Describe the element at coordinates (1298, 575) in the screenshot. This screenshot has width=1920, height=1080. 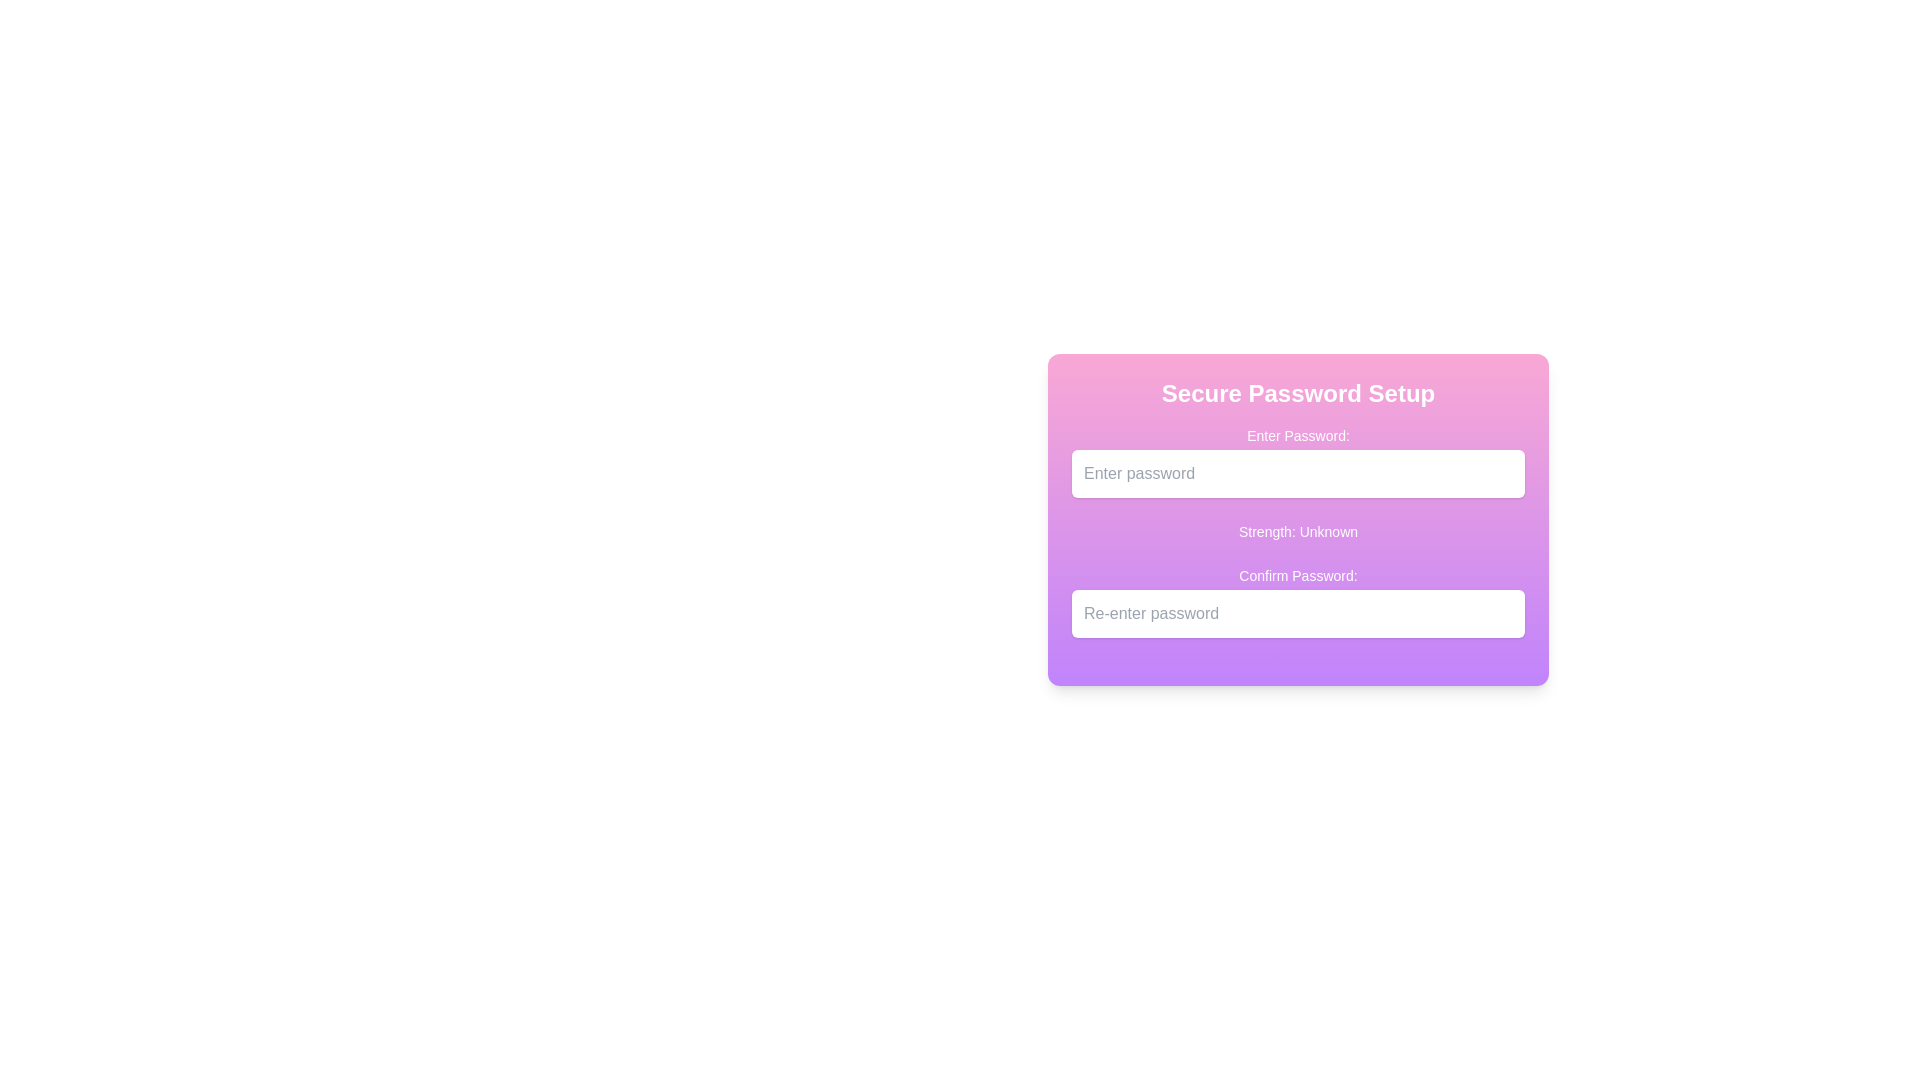
I see `the Text label that indicates the purpose of the input field for confirming the password, positioned above the 'Re-enter password' field` at that location.